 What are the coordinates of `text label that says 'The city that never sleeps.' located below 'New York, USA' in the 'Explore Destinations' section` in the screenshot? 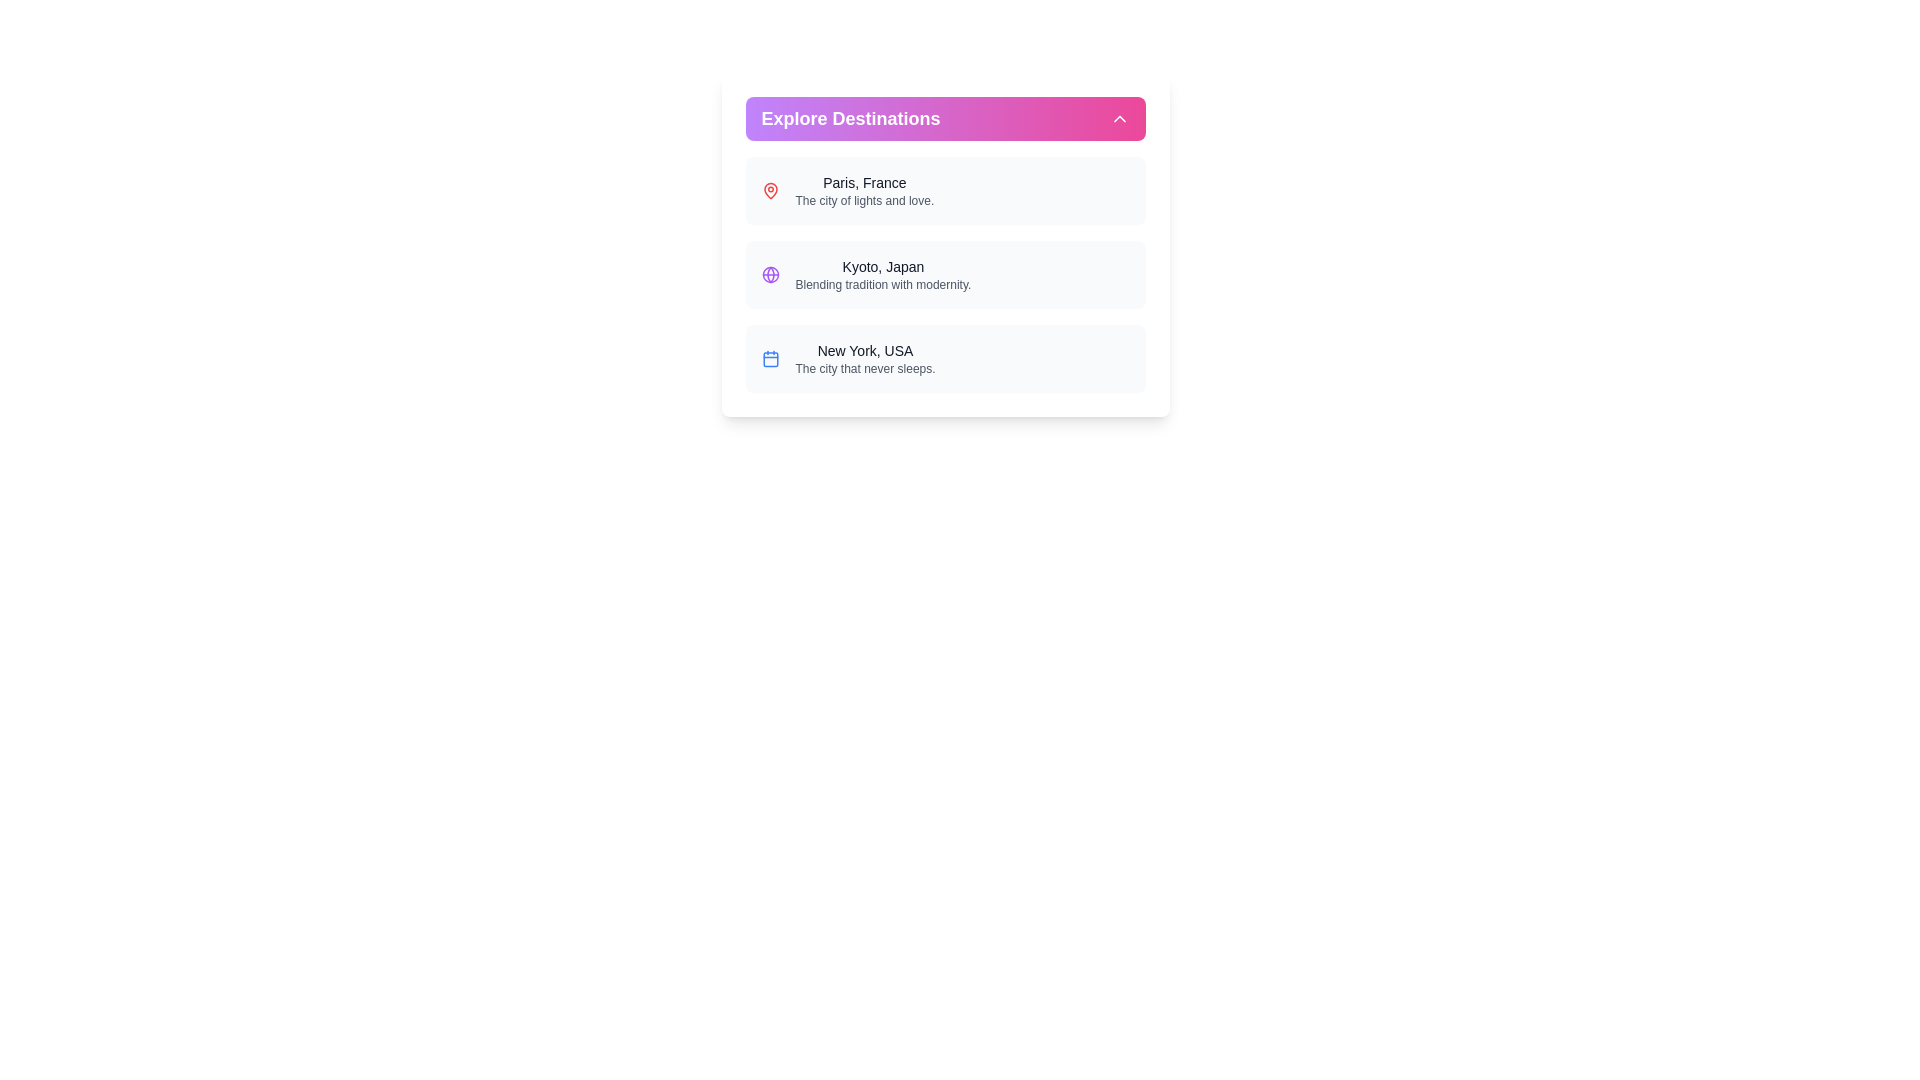 It's located at (865, 369).